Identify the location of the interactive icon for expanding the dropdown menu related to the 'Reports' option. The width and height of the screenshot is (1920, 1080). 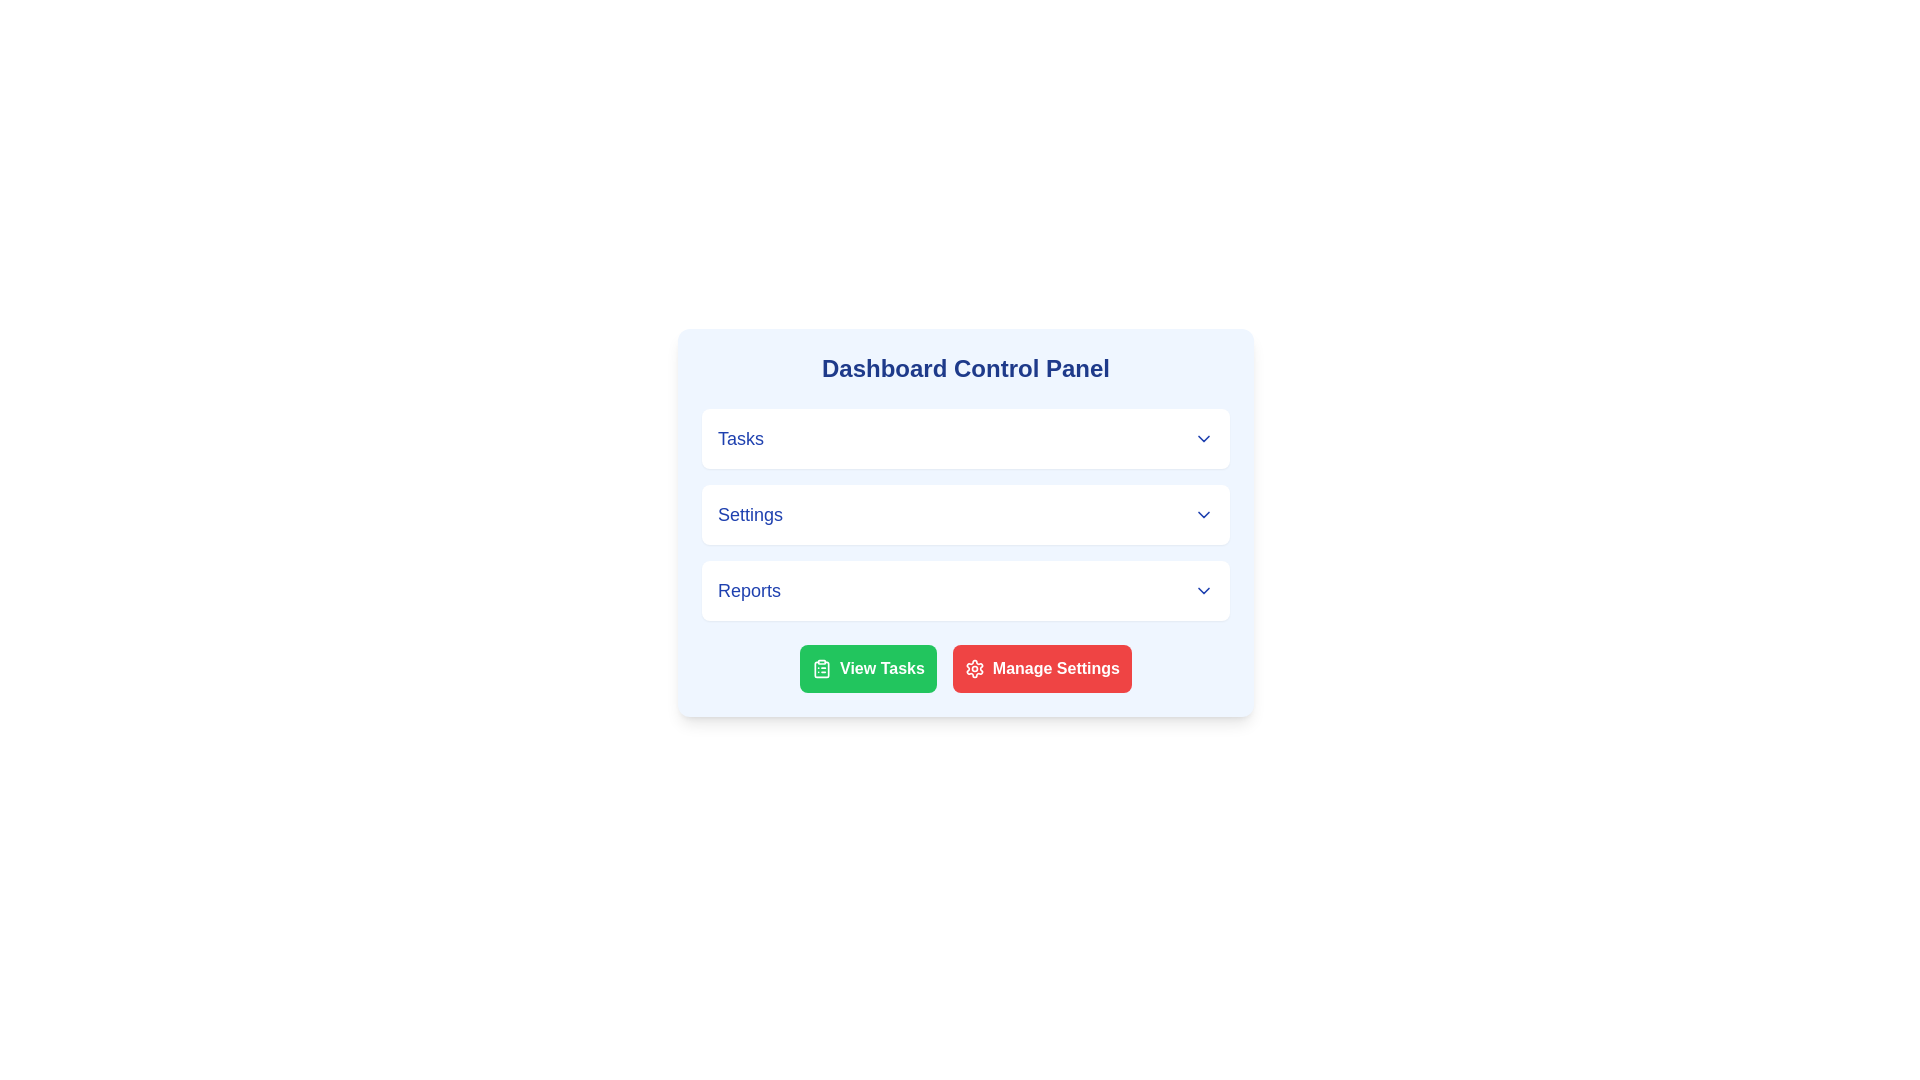
(1203, 589).